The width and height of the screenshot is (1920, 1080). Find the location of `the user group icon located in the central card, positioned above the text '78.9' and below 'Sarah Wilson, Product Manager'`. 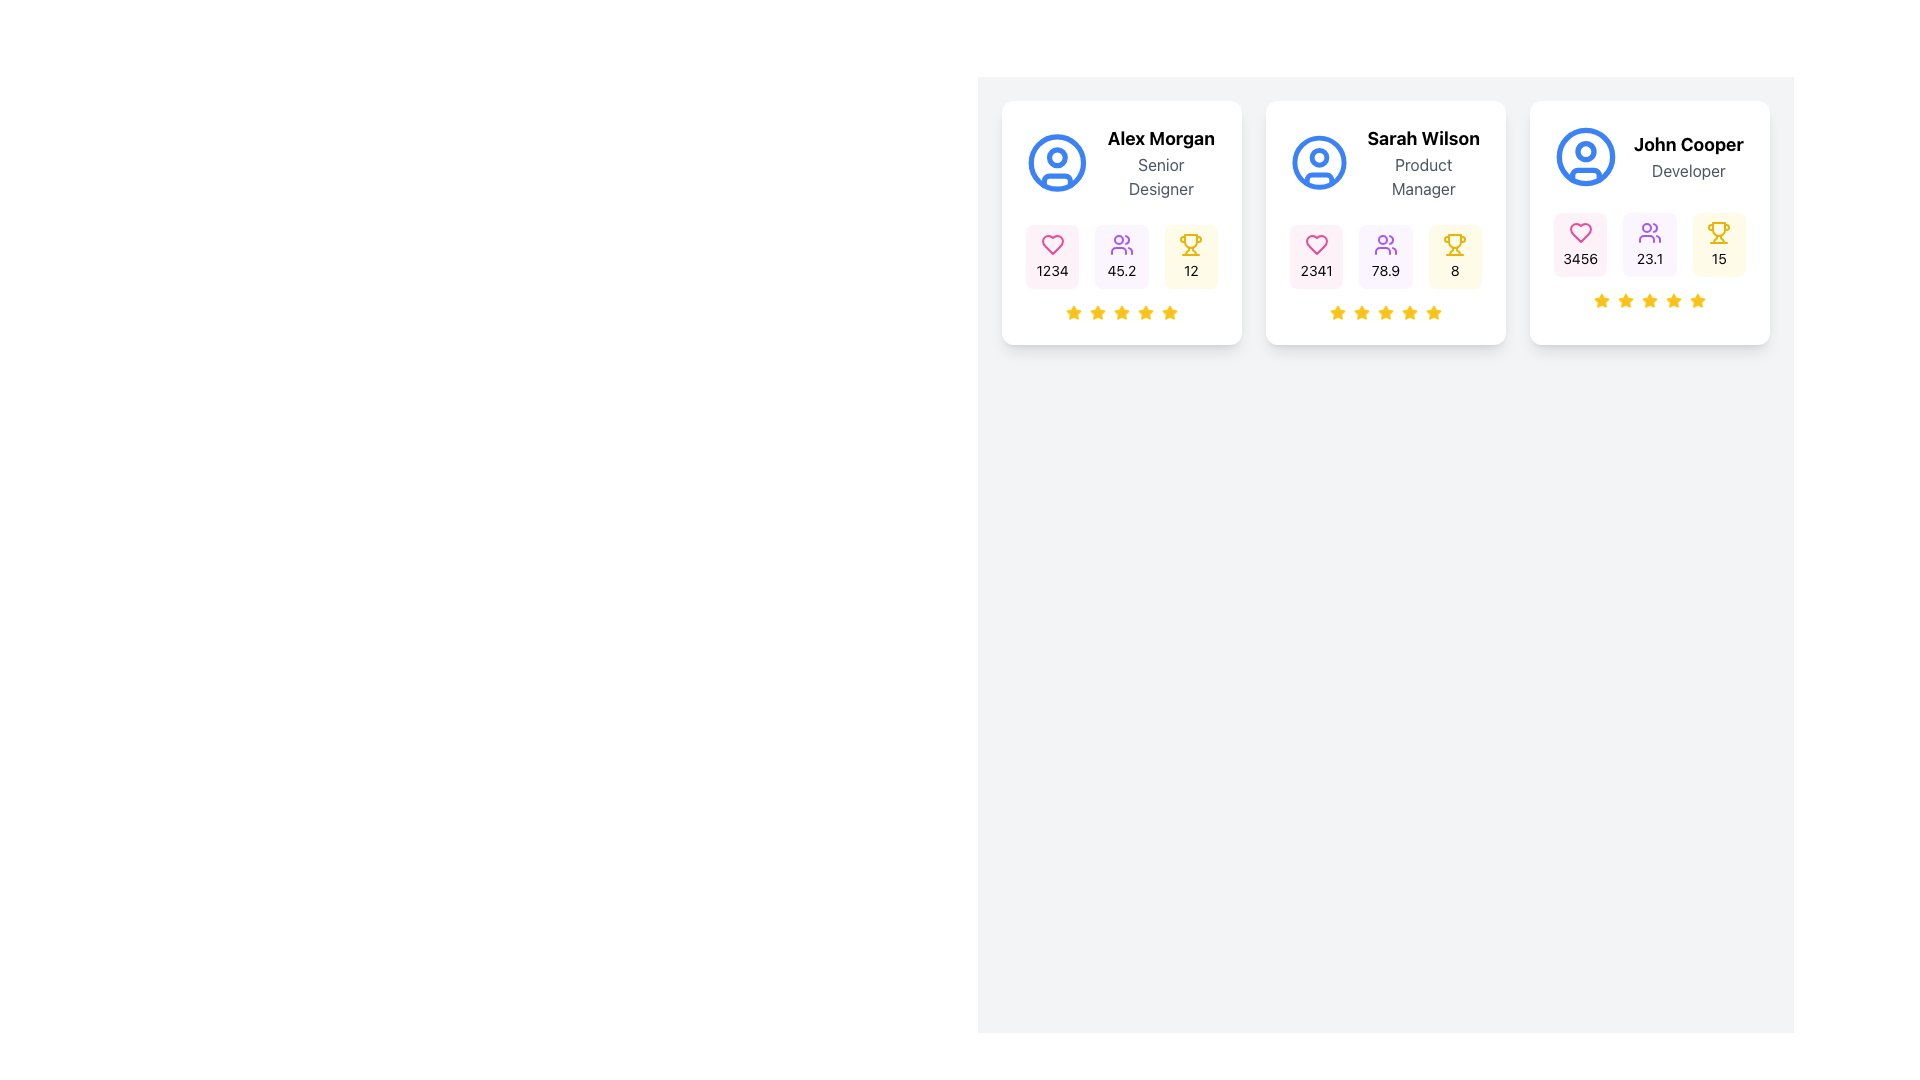

the user group icon located in the central card, positioned above the text '78.9' and below 'Sarah Wilson, Product Manager' is located at coordinates (1385, 244).